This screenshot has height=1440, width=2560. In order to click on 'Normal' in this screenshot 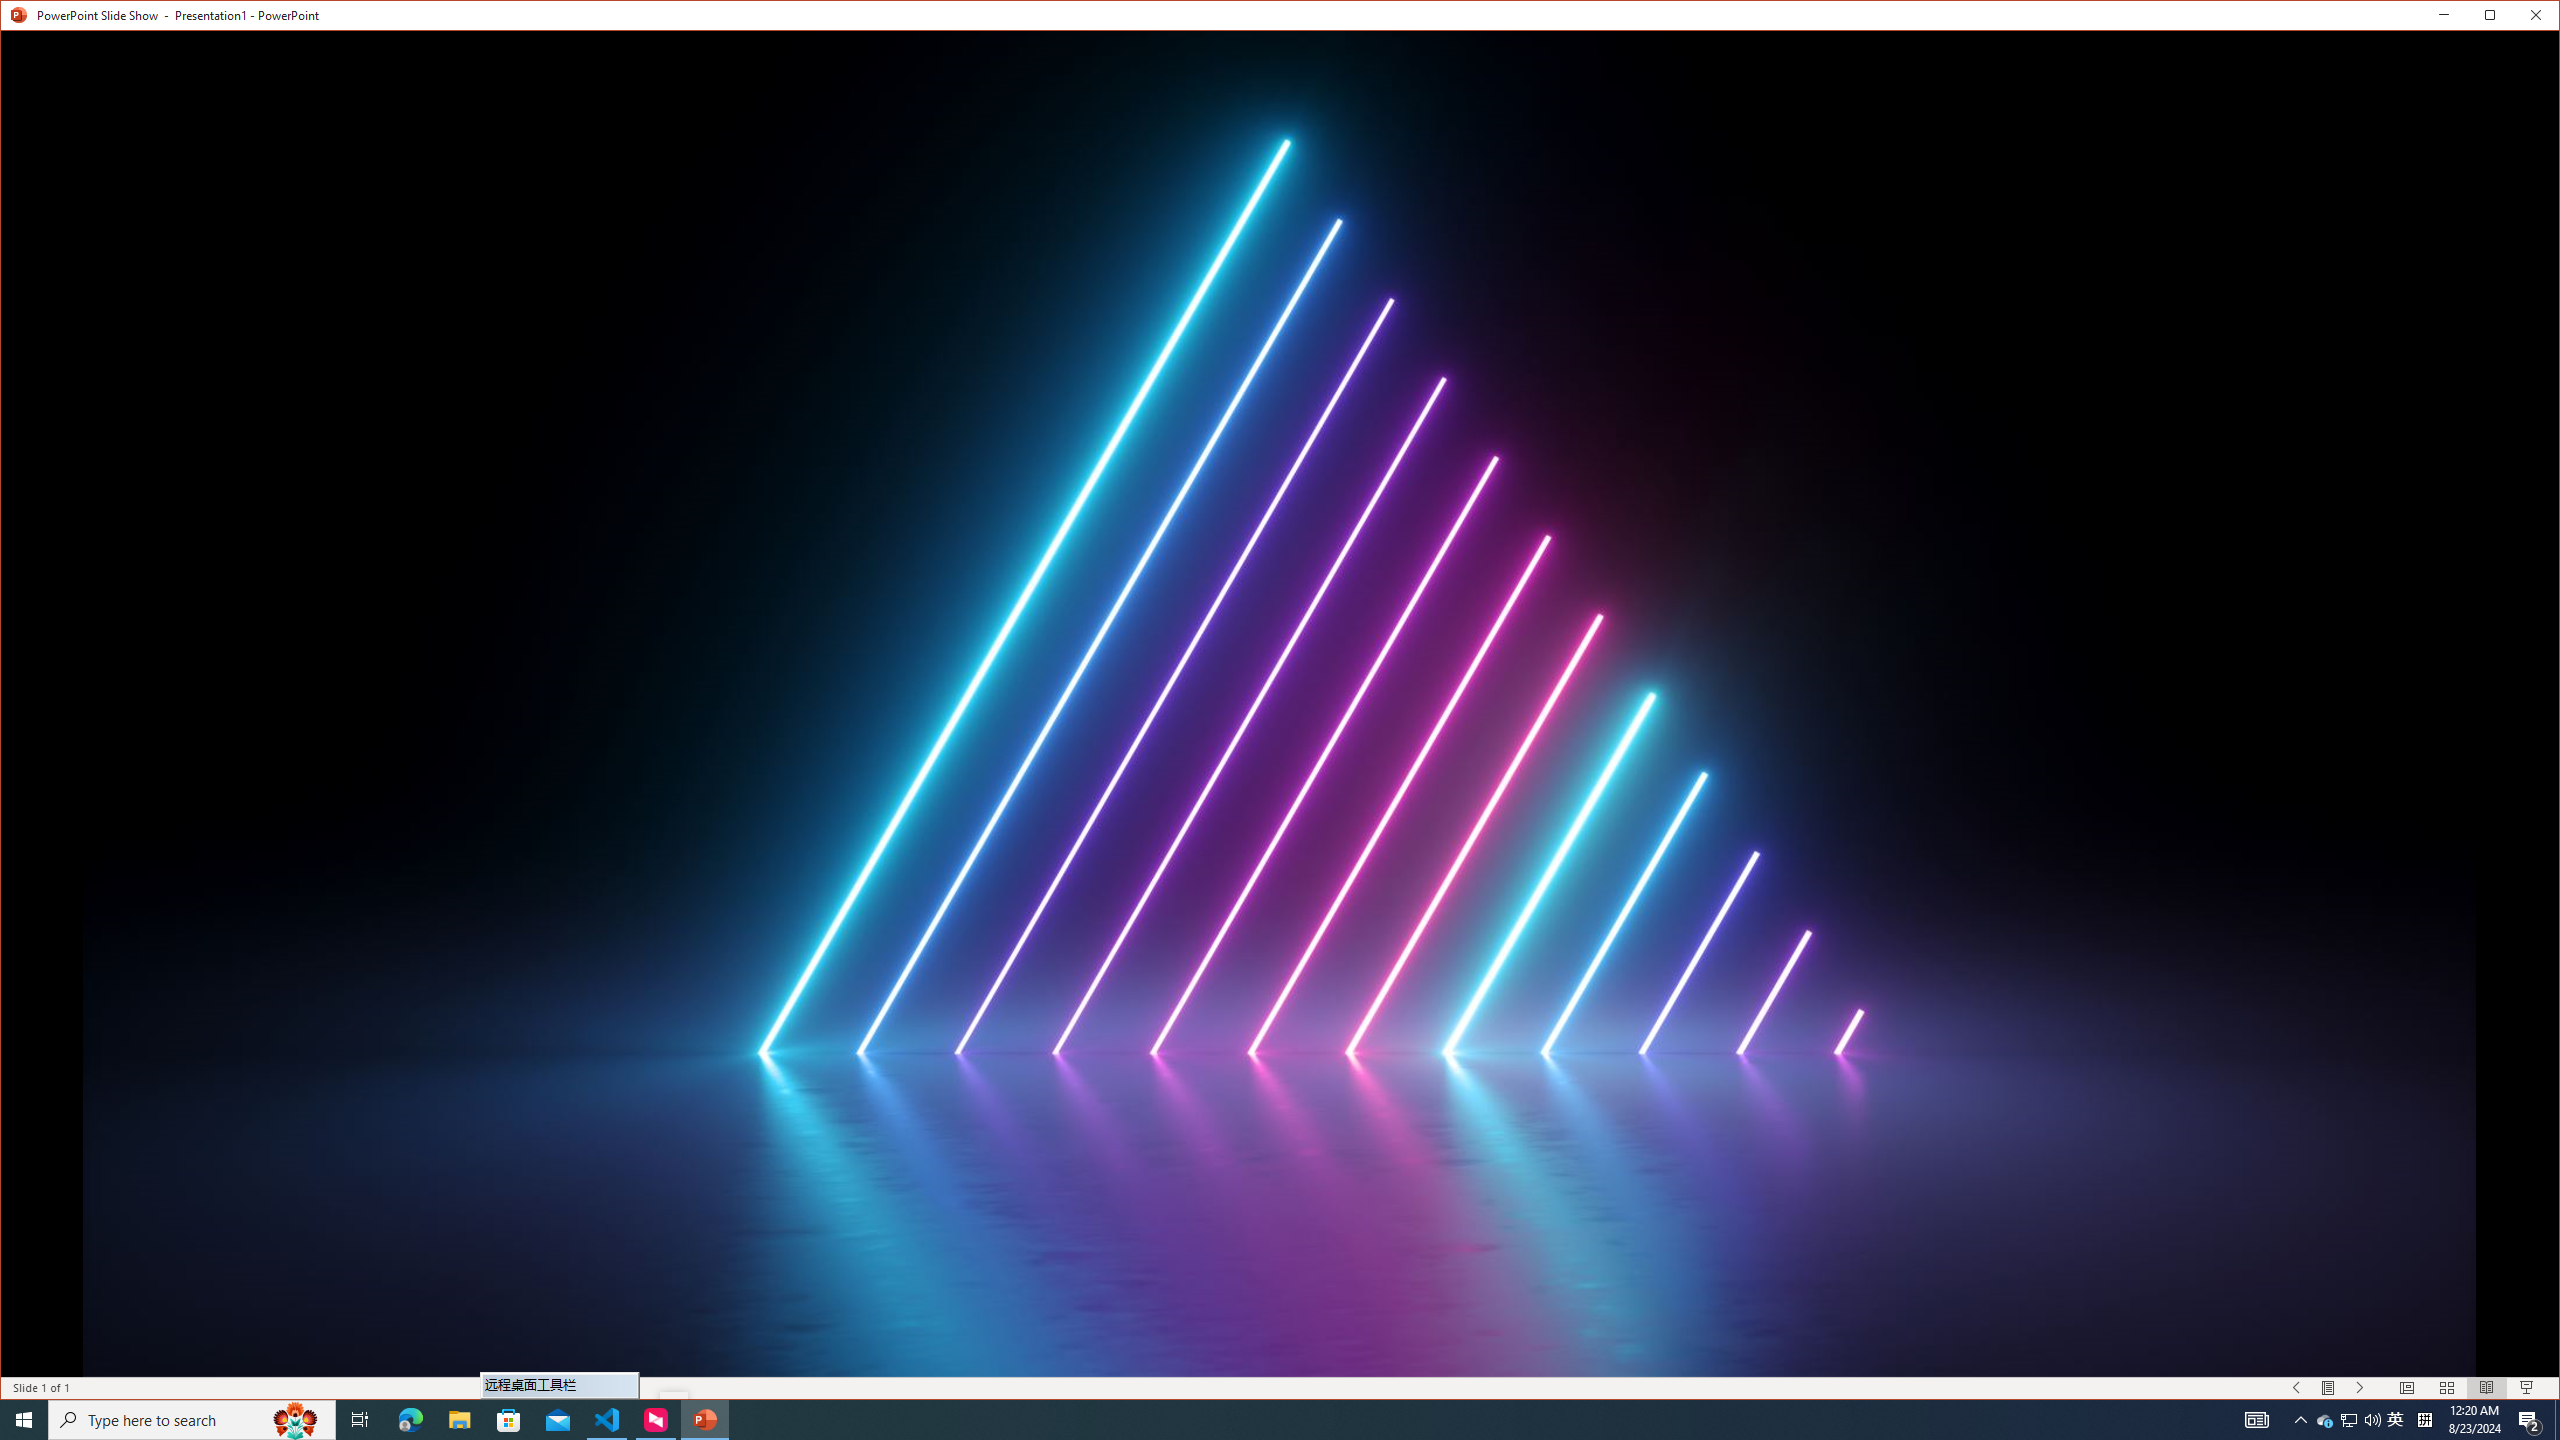, I will do `click(2405, 1387)`.